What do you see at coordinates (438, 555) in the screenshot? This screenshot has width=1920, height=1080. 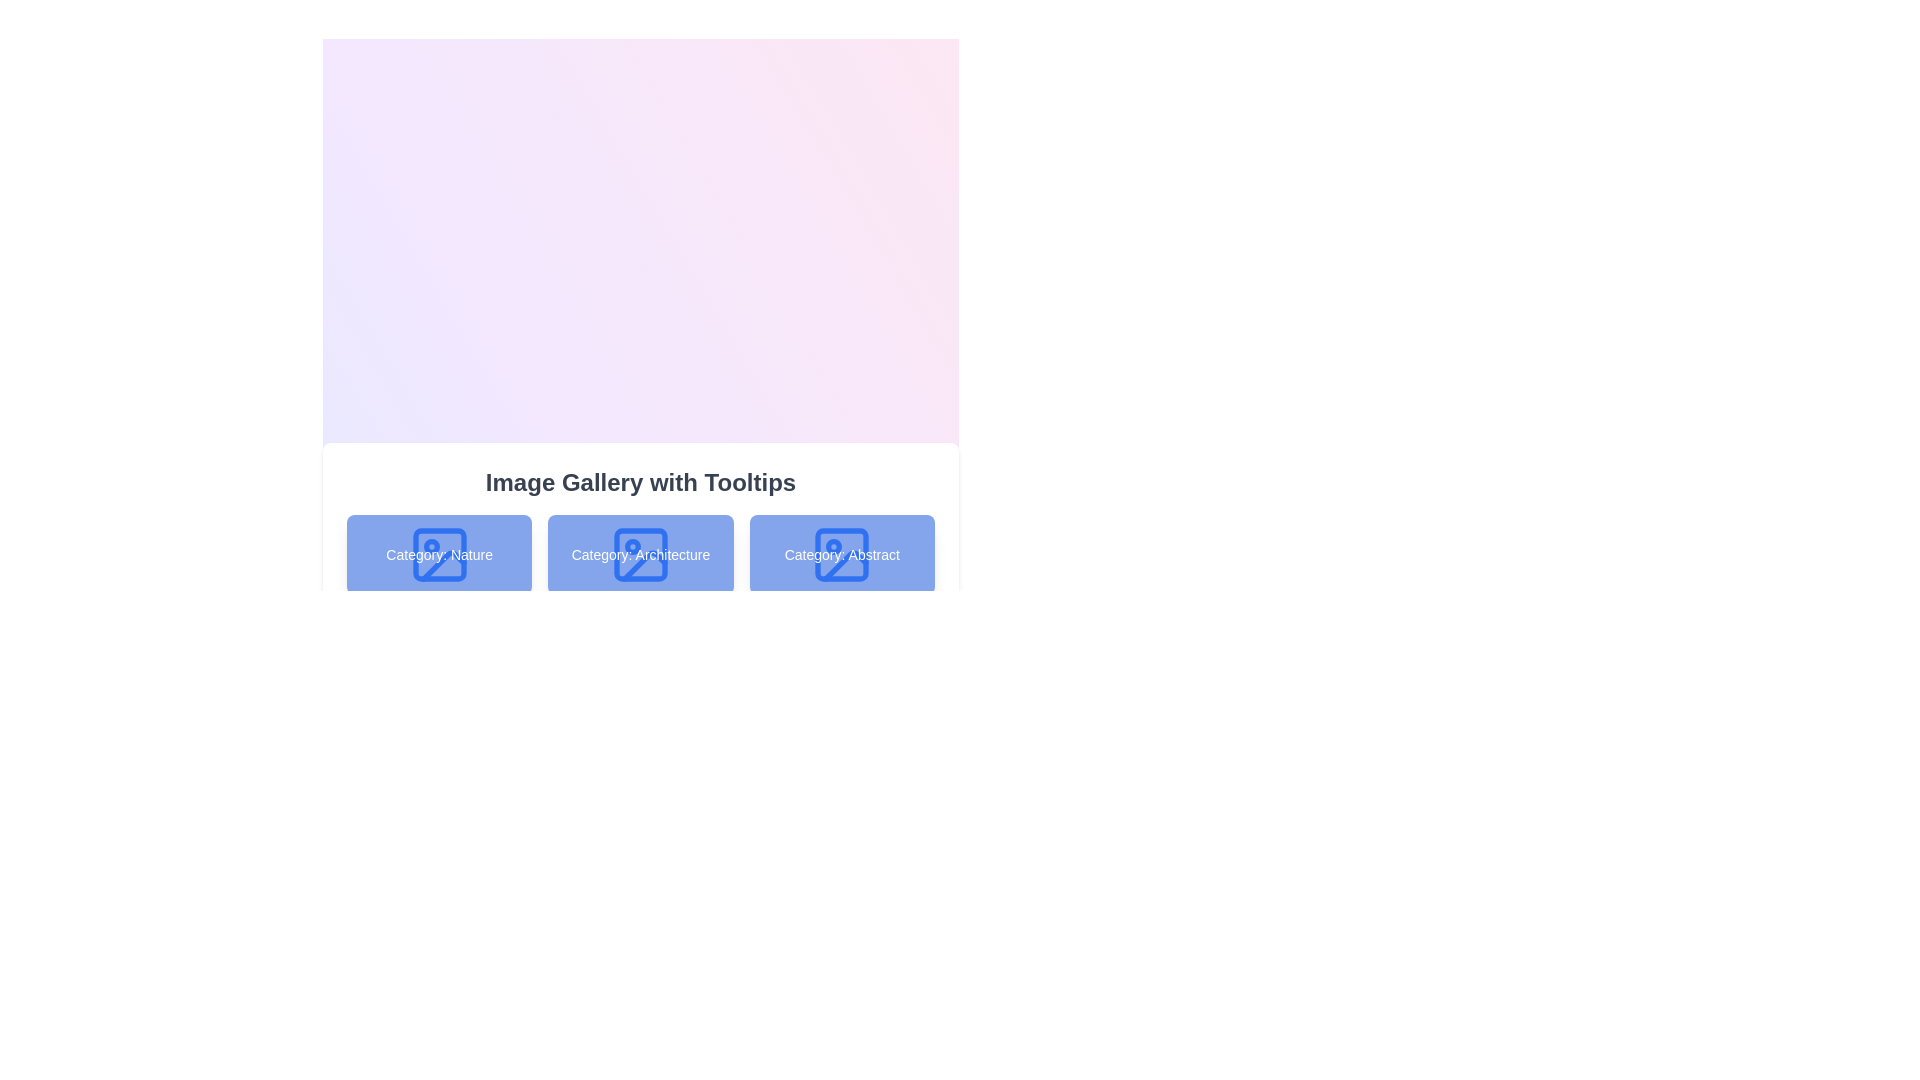 I see `the central SVG rectangle graphic that represents an image placeholder within the image gallery icon` at bounding box center [438, 555].